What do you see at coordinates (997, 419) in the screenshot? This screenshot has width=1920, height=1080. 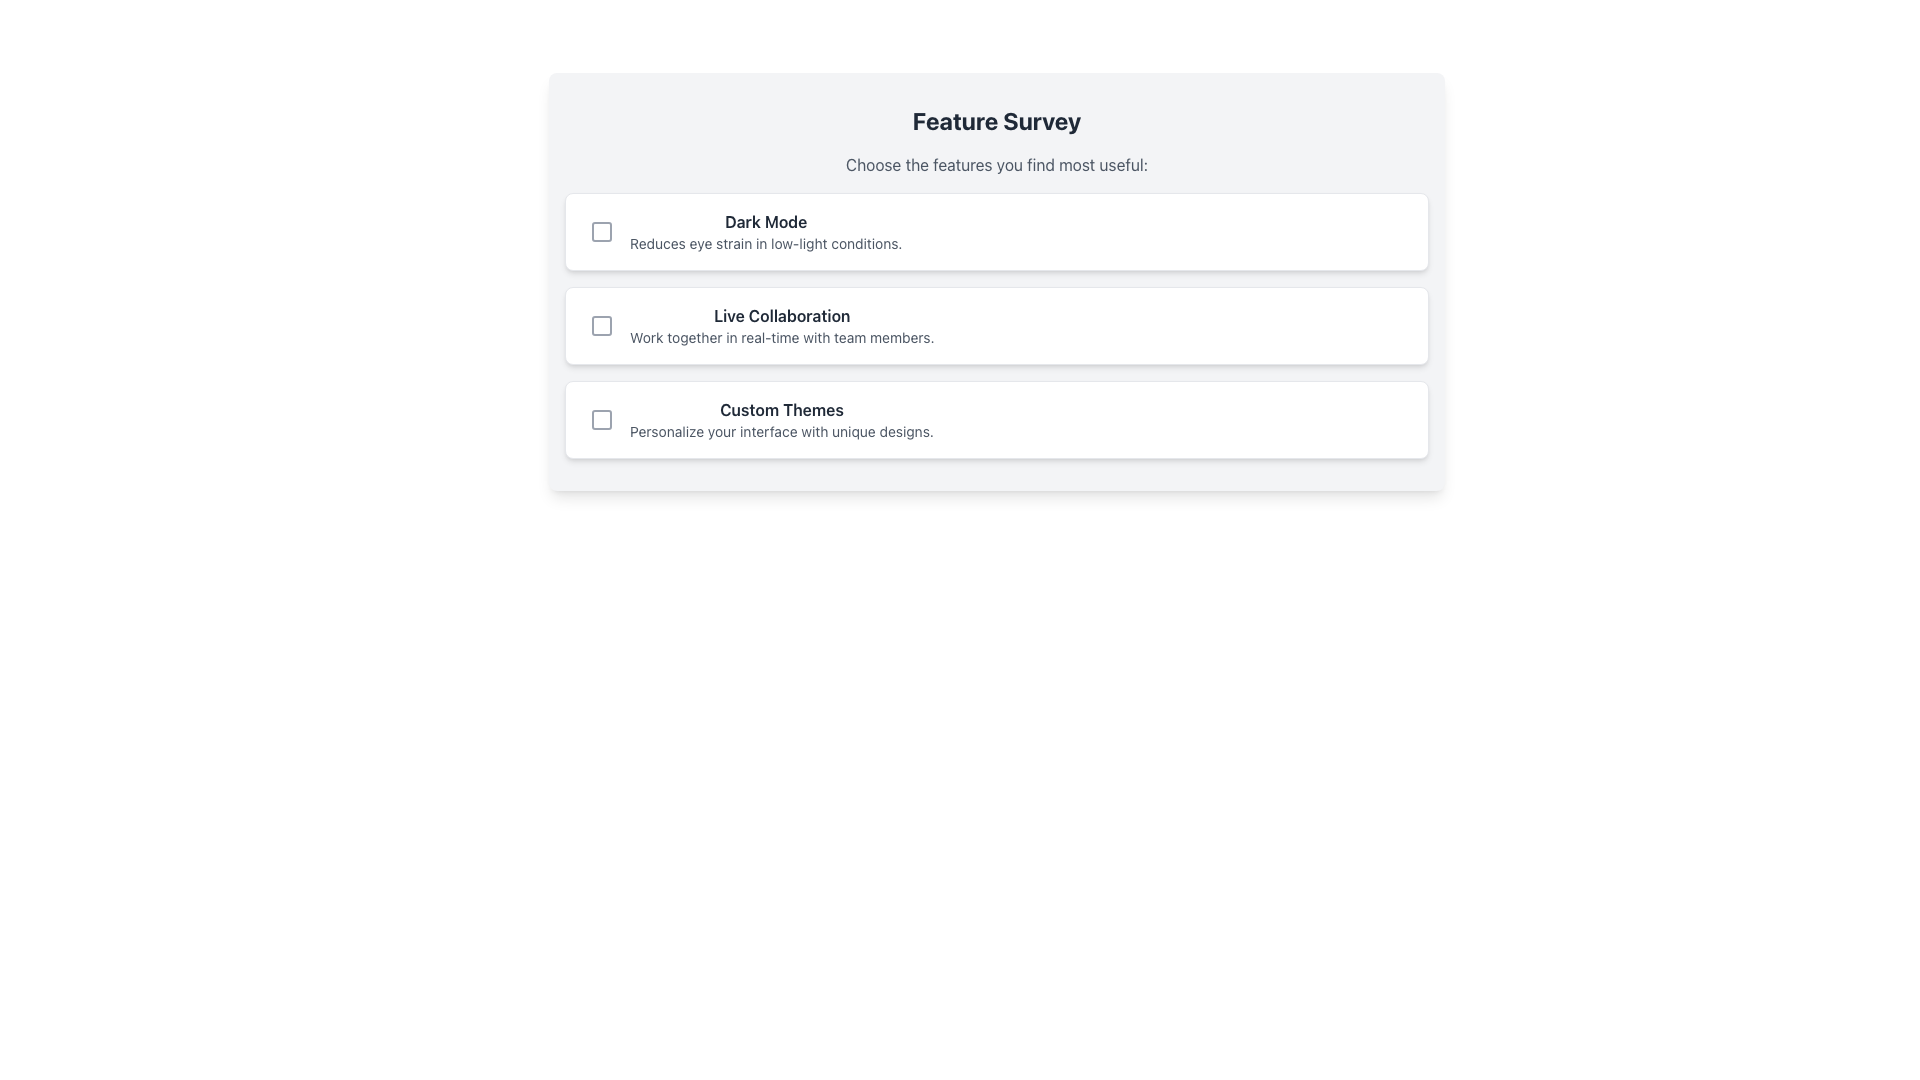 I see `the checkbox in the 'Custom Themes' card` at bounding box center [997, 419].